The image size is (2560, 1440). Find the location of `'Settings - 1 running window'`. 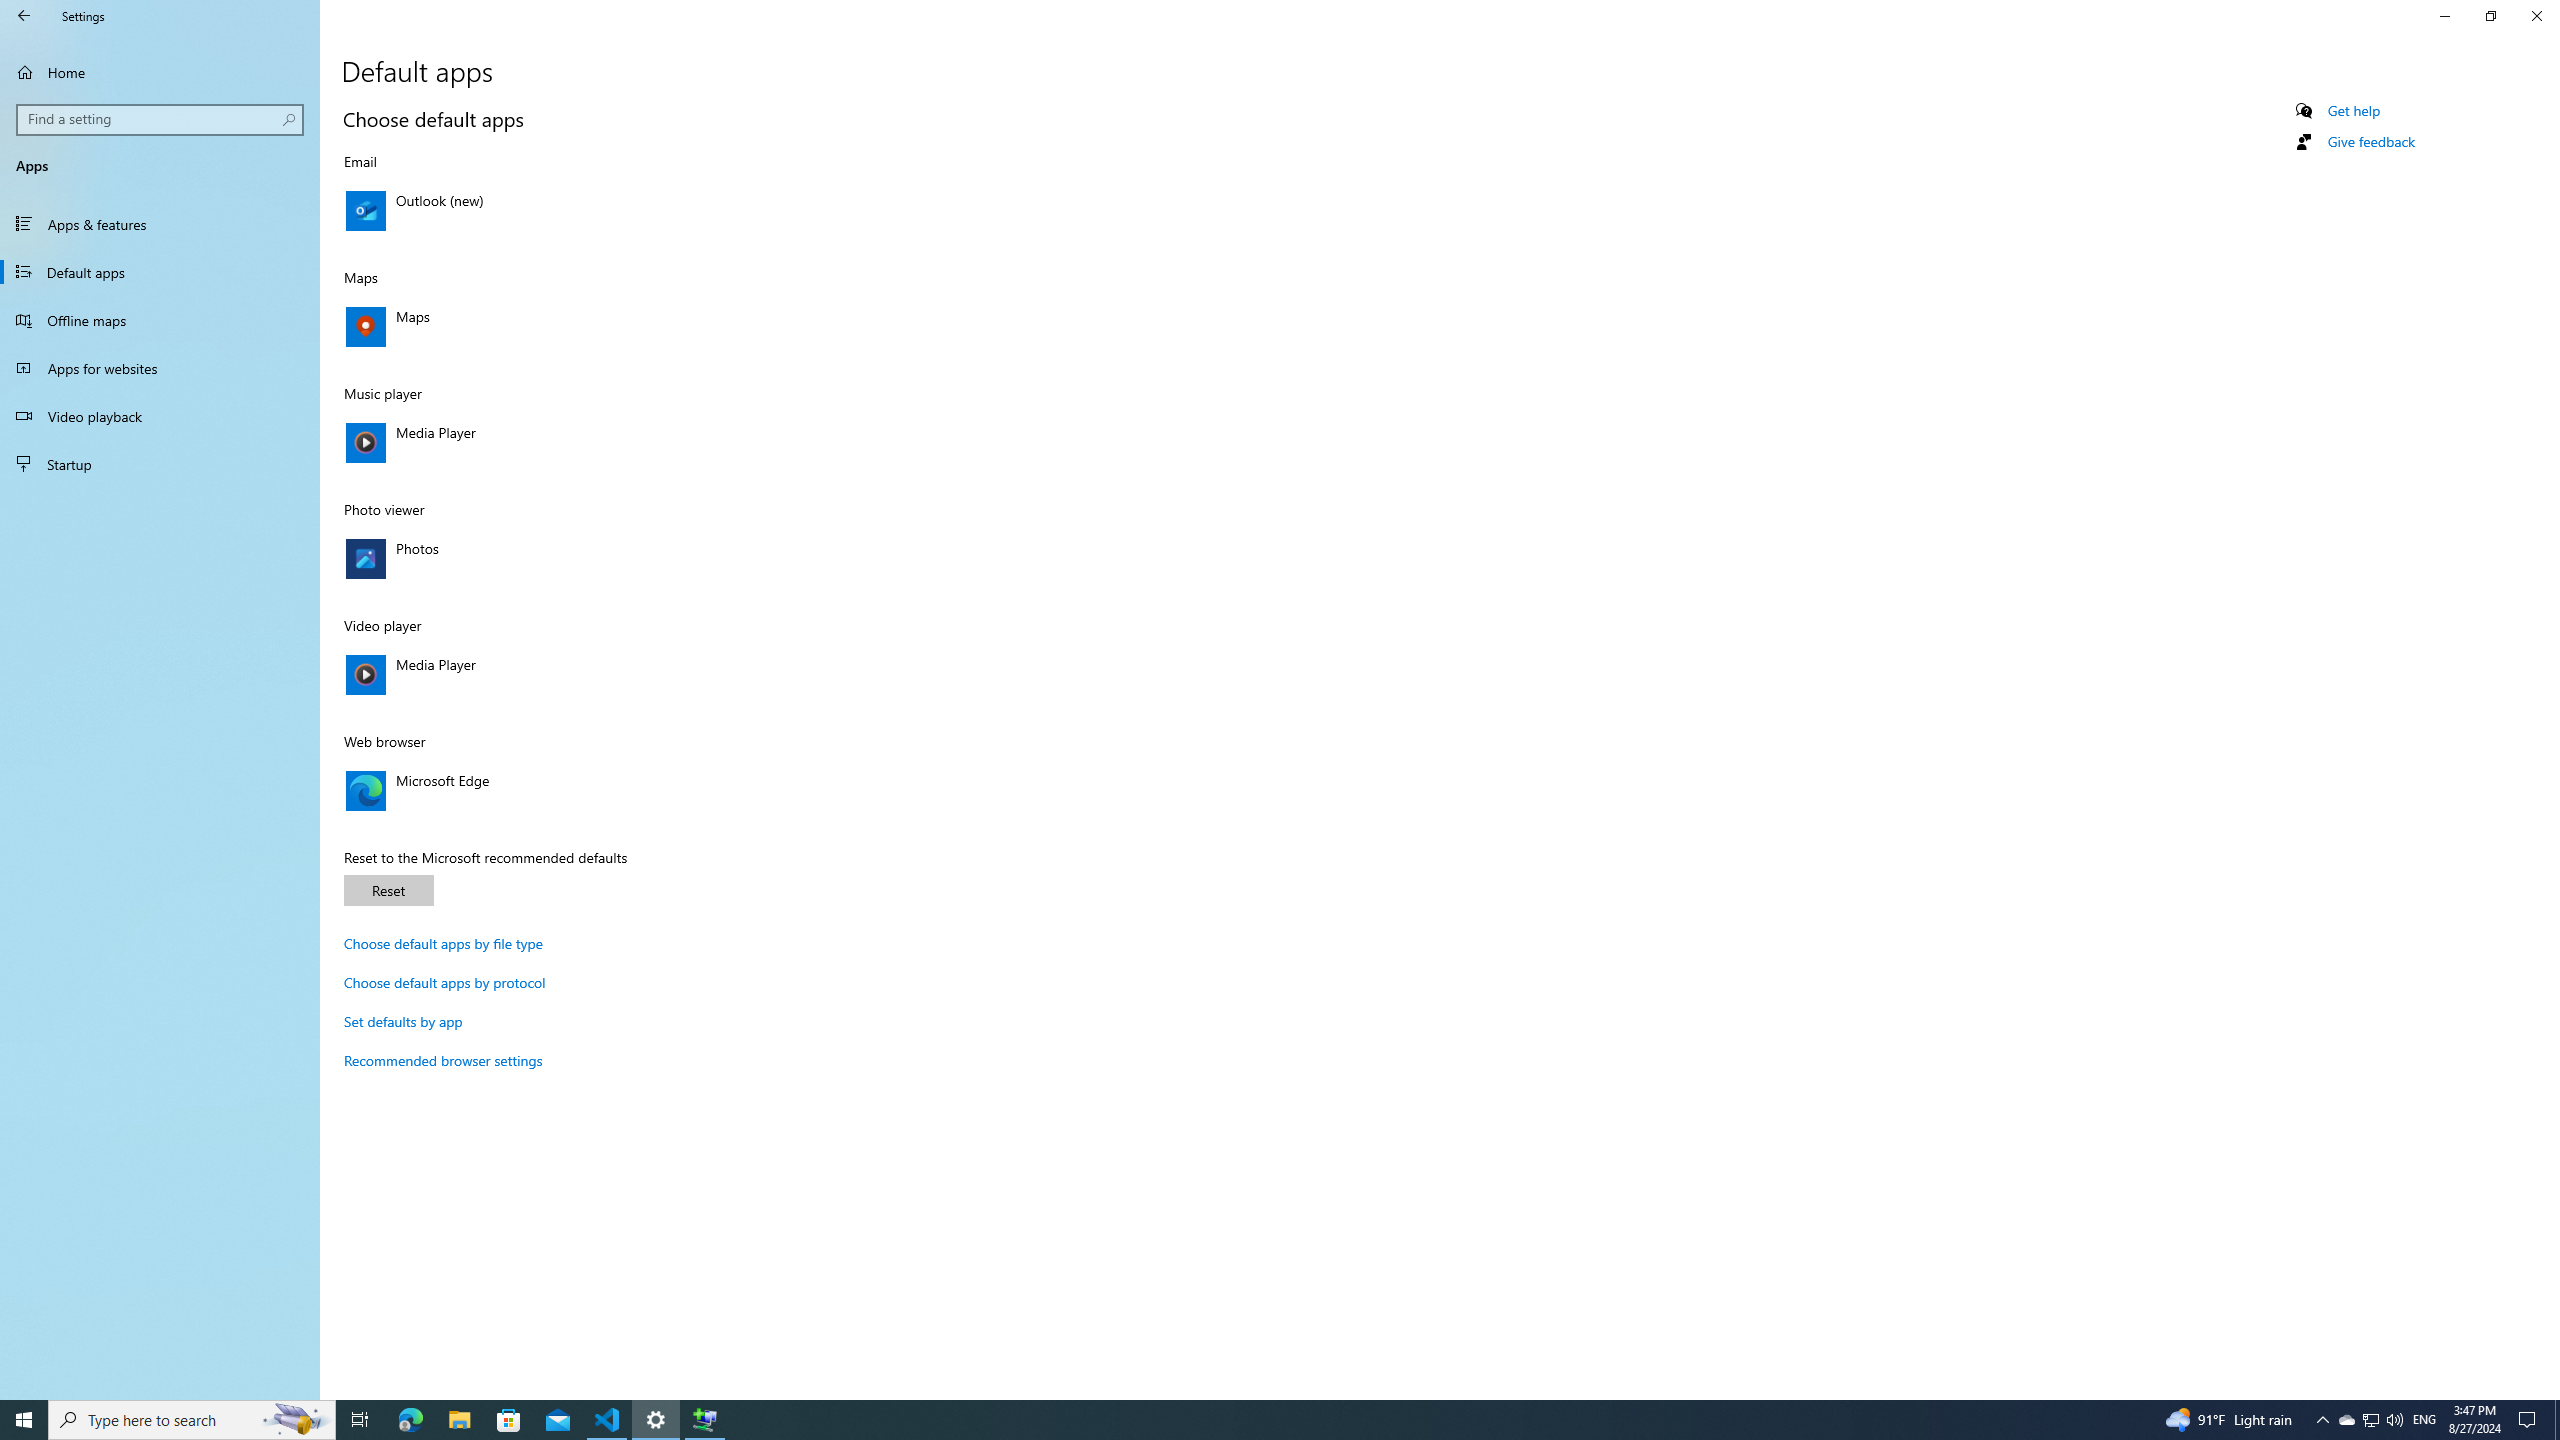

'Settings - 1 running window' is located at coordinates (656, 1418).